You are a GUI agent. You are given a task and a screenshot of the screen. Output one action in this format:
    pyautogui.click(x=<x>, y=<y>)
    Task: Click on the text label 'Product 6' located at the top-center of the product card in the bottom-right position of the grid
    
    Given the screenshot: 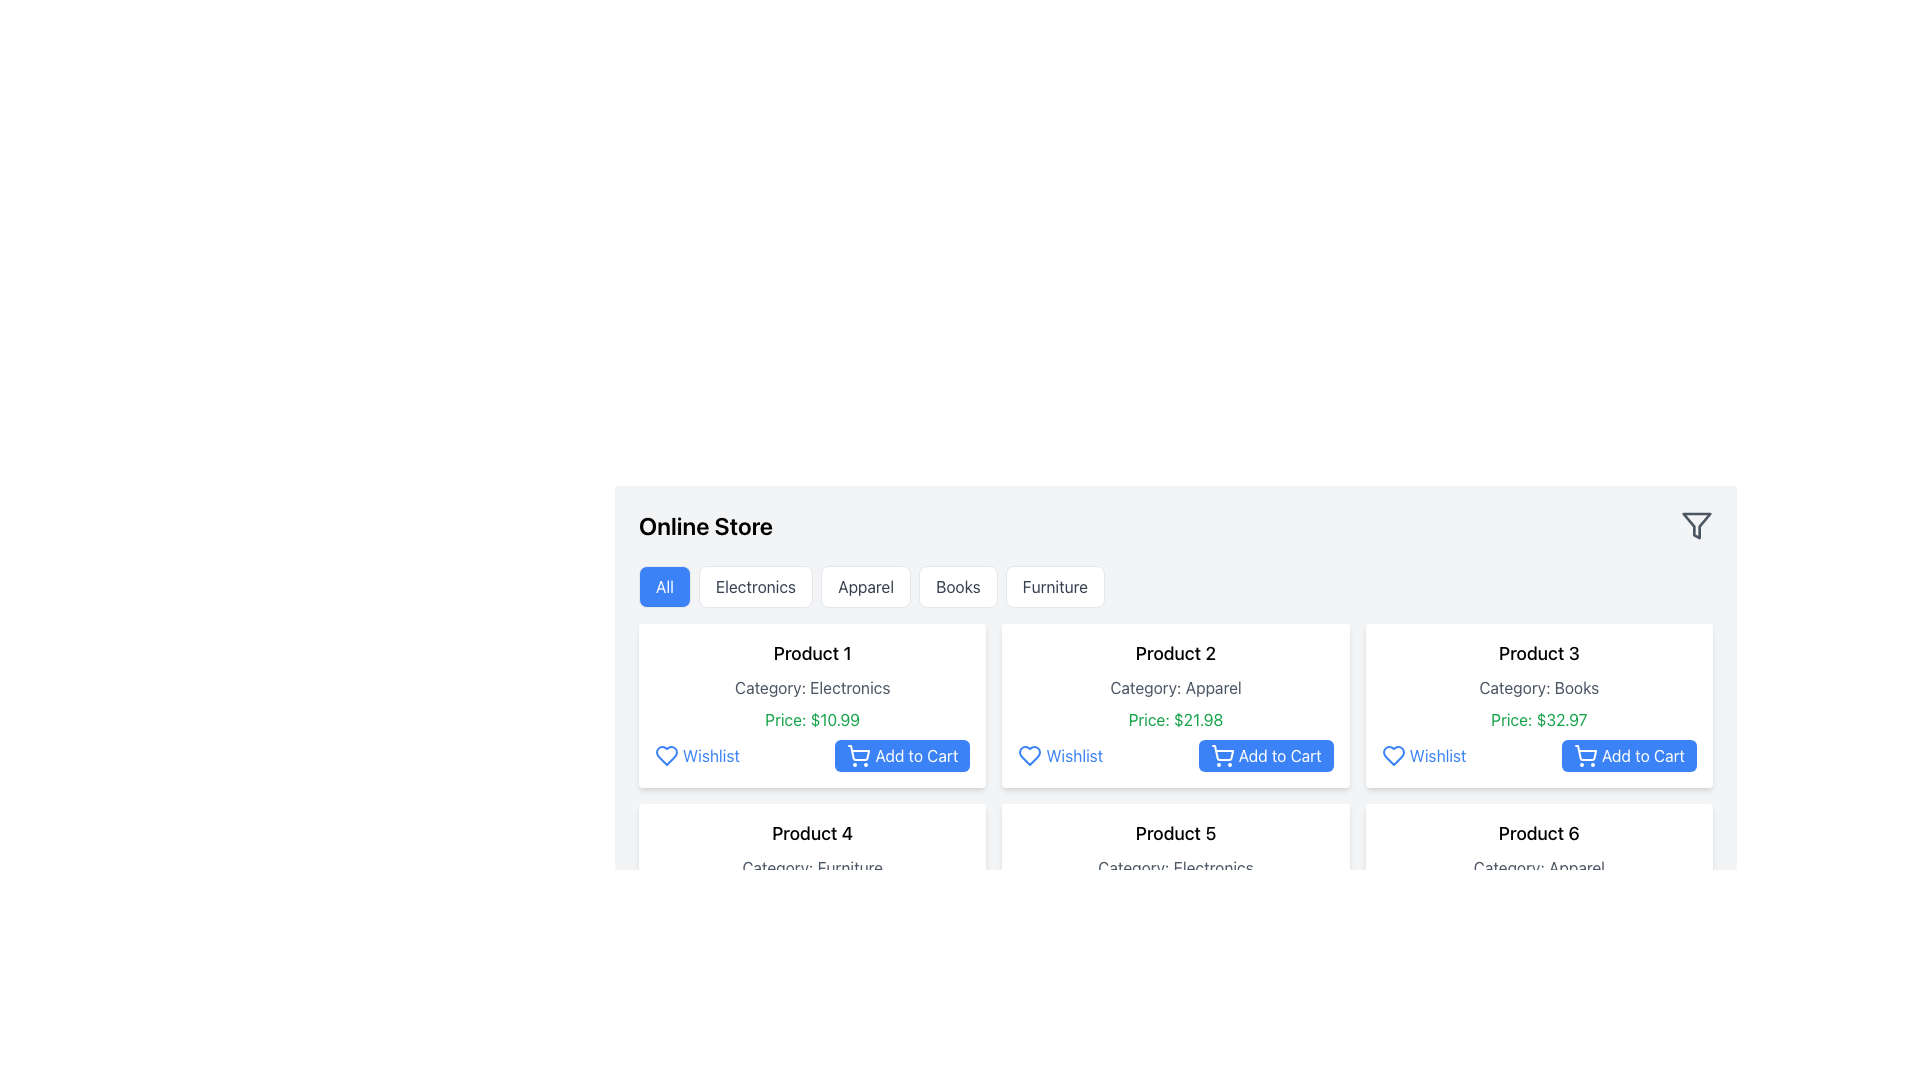 What is the action you would take?
    pyautogui.click(x=1538, y=833)
    